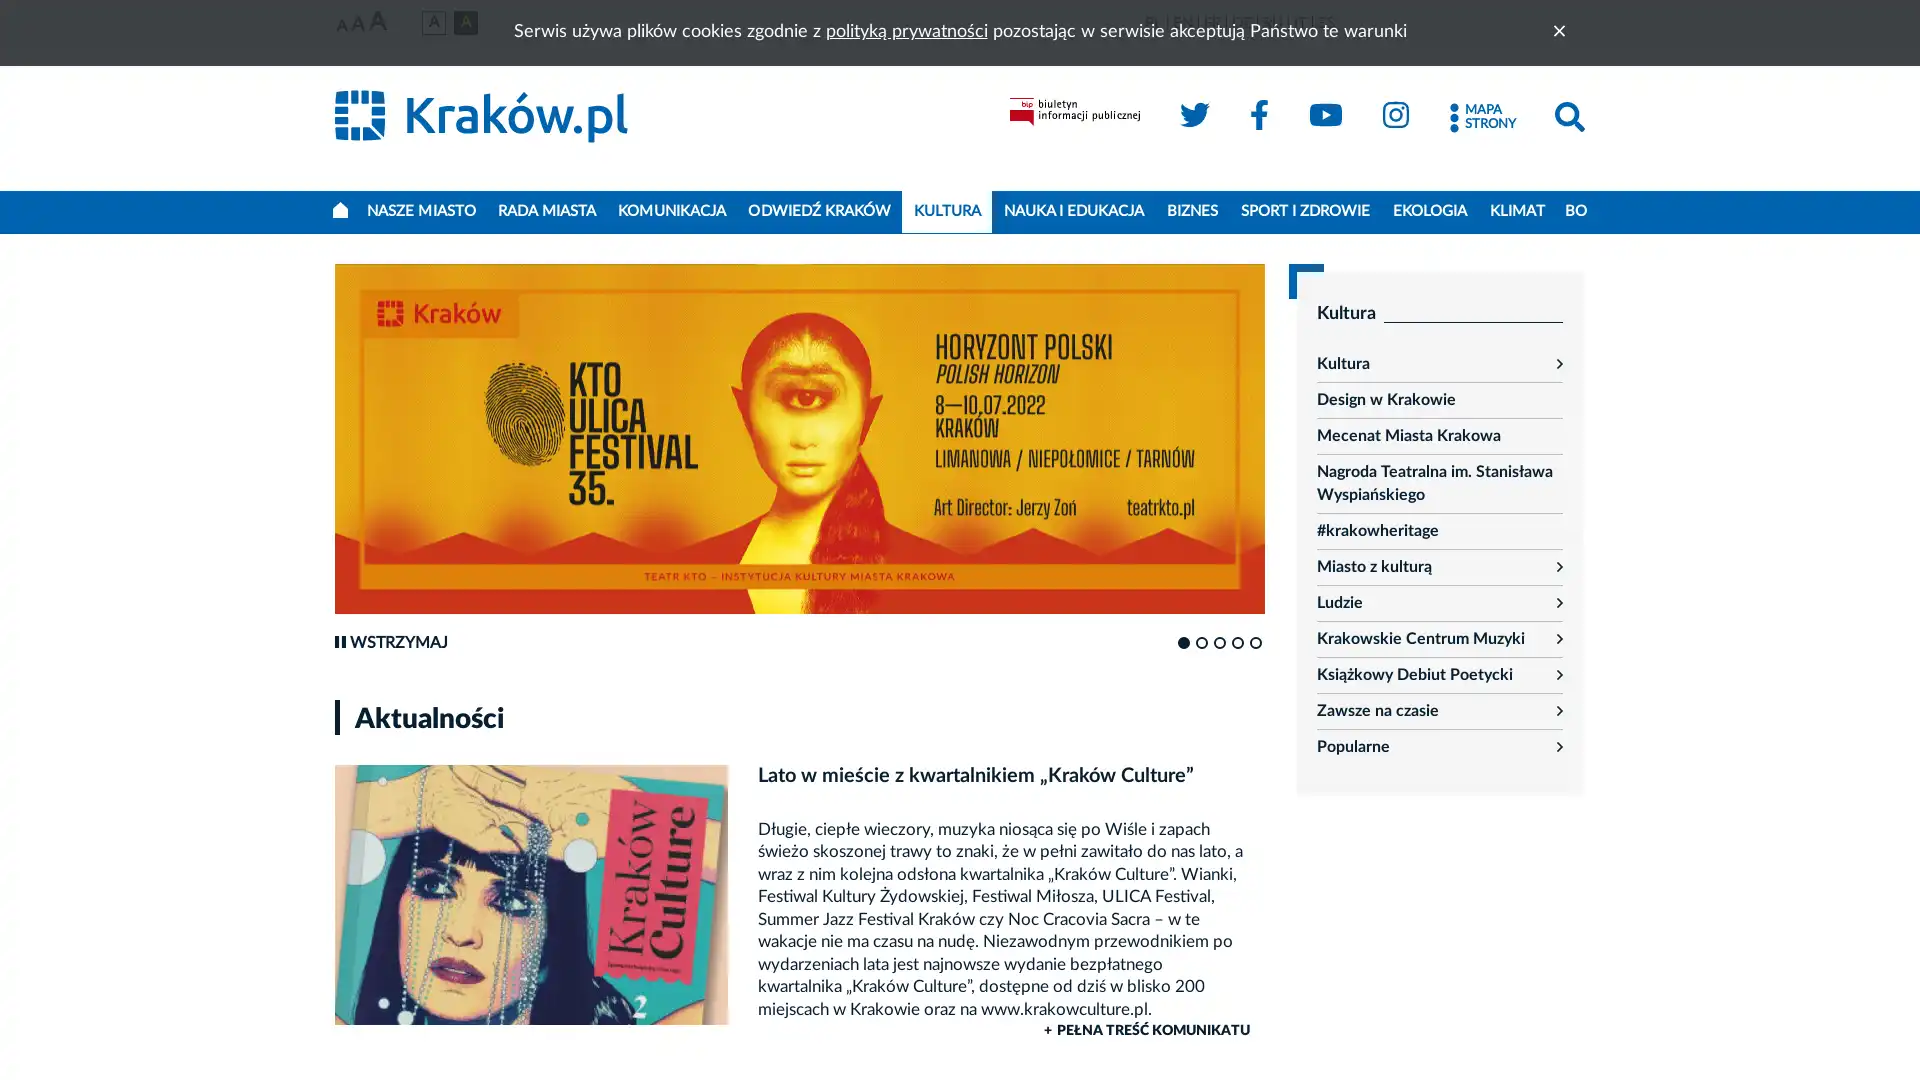  What do you see at coordinates (358, 24) in the screenshot?
I see `Srednia czcionka` at bounding box center [358, 24].